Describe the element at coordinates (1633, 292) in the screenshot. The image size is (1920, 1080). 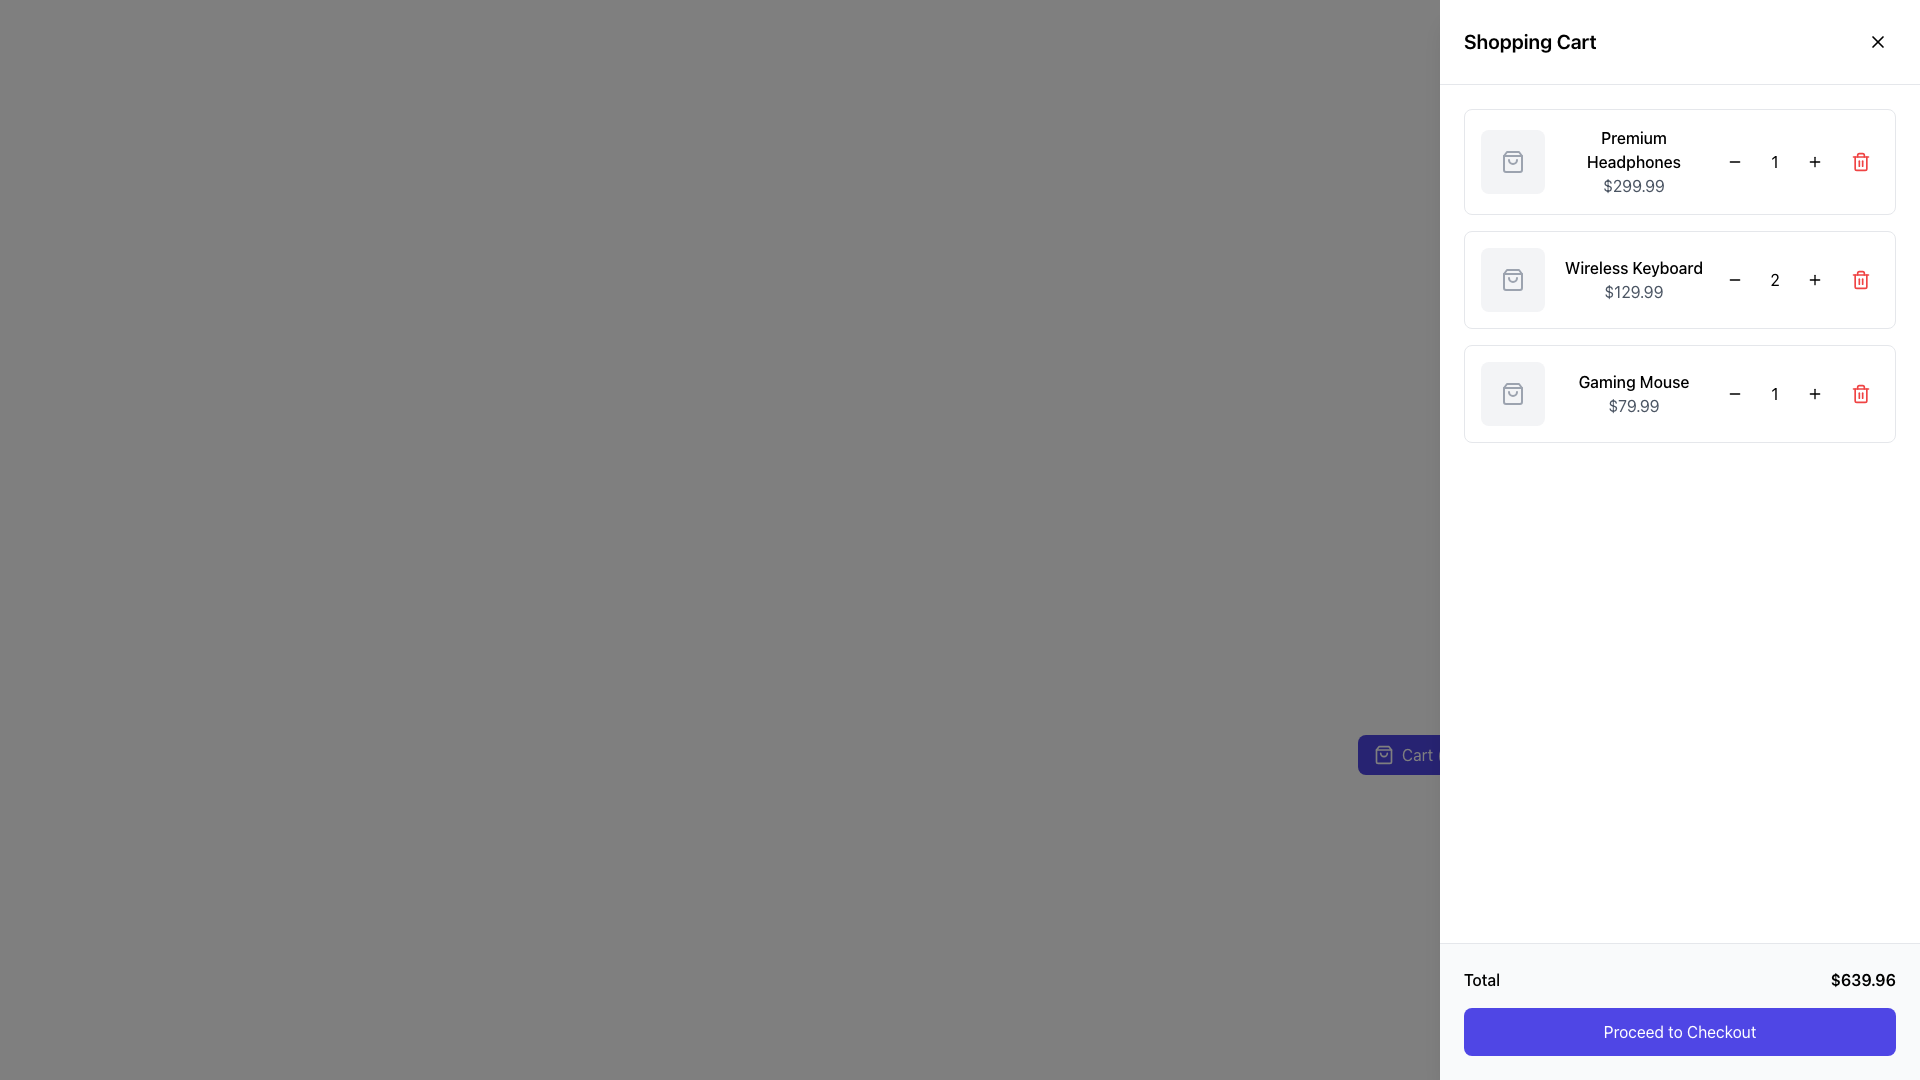
I see `the price display Text Label of the 'Wireless Keyboard' in the shopping cart, located directly below the item label` at that location.